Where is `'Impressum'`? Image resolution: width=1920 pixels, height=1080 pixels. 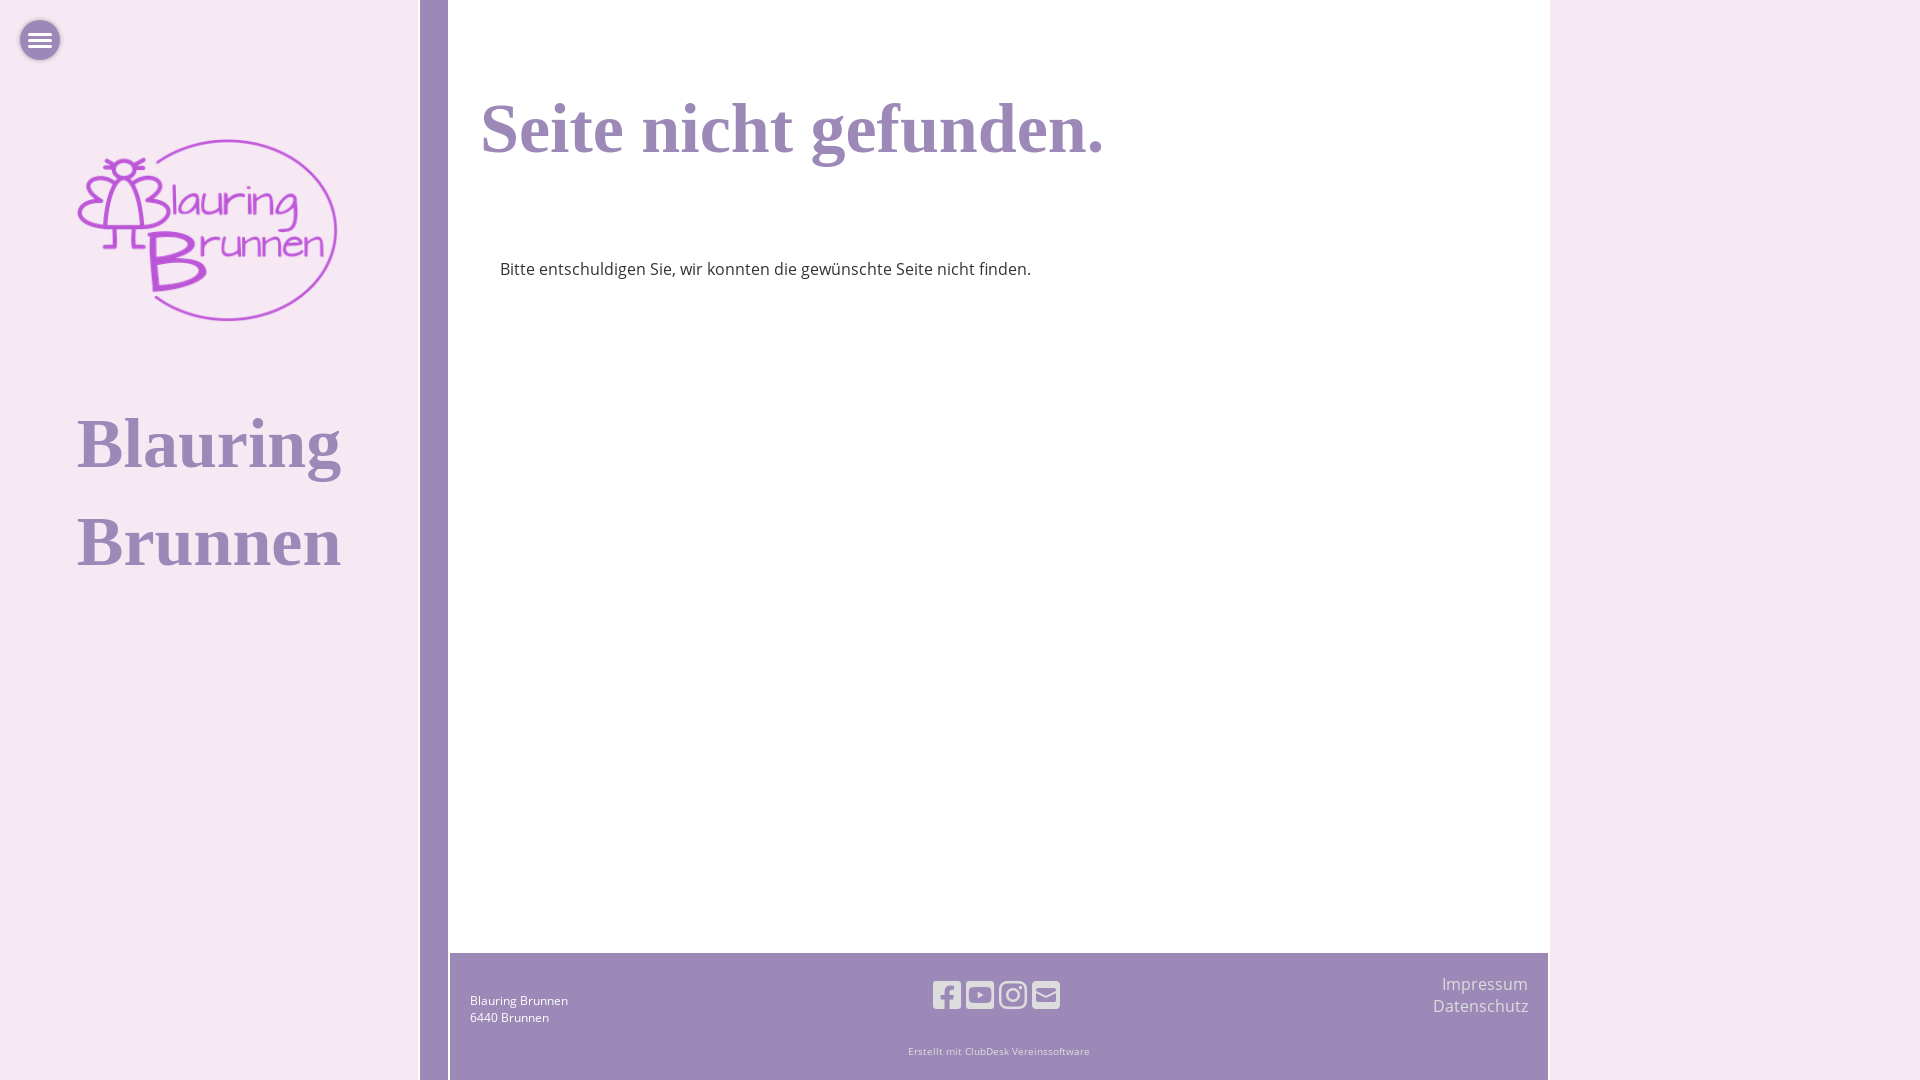 'Impressum' is located at coordinates (1484, 982).